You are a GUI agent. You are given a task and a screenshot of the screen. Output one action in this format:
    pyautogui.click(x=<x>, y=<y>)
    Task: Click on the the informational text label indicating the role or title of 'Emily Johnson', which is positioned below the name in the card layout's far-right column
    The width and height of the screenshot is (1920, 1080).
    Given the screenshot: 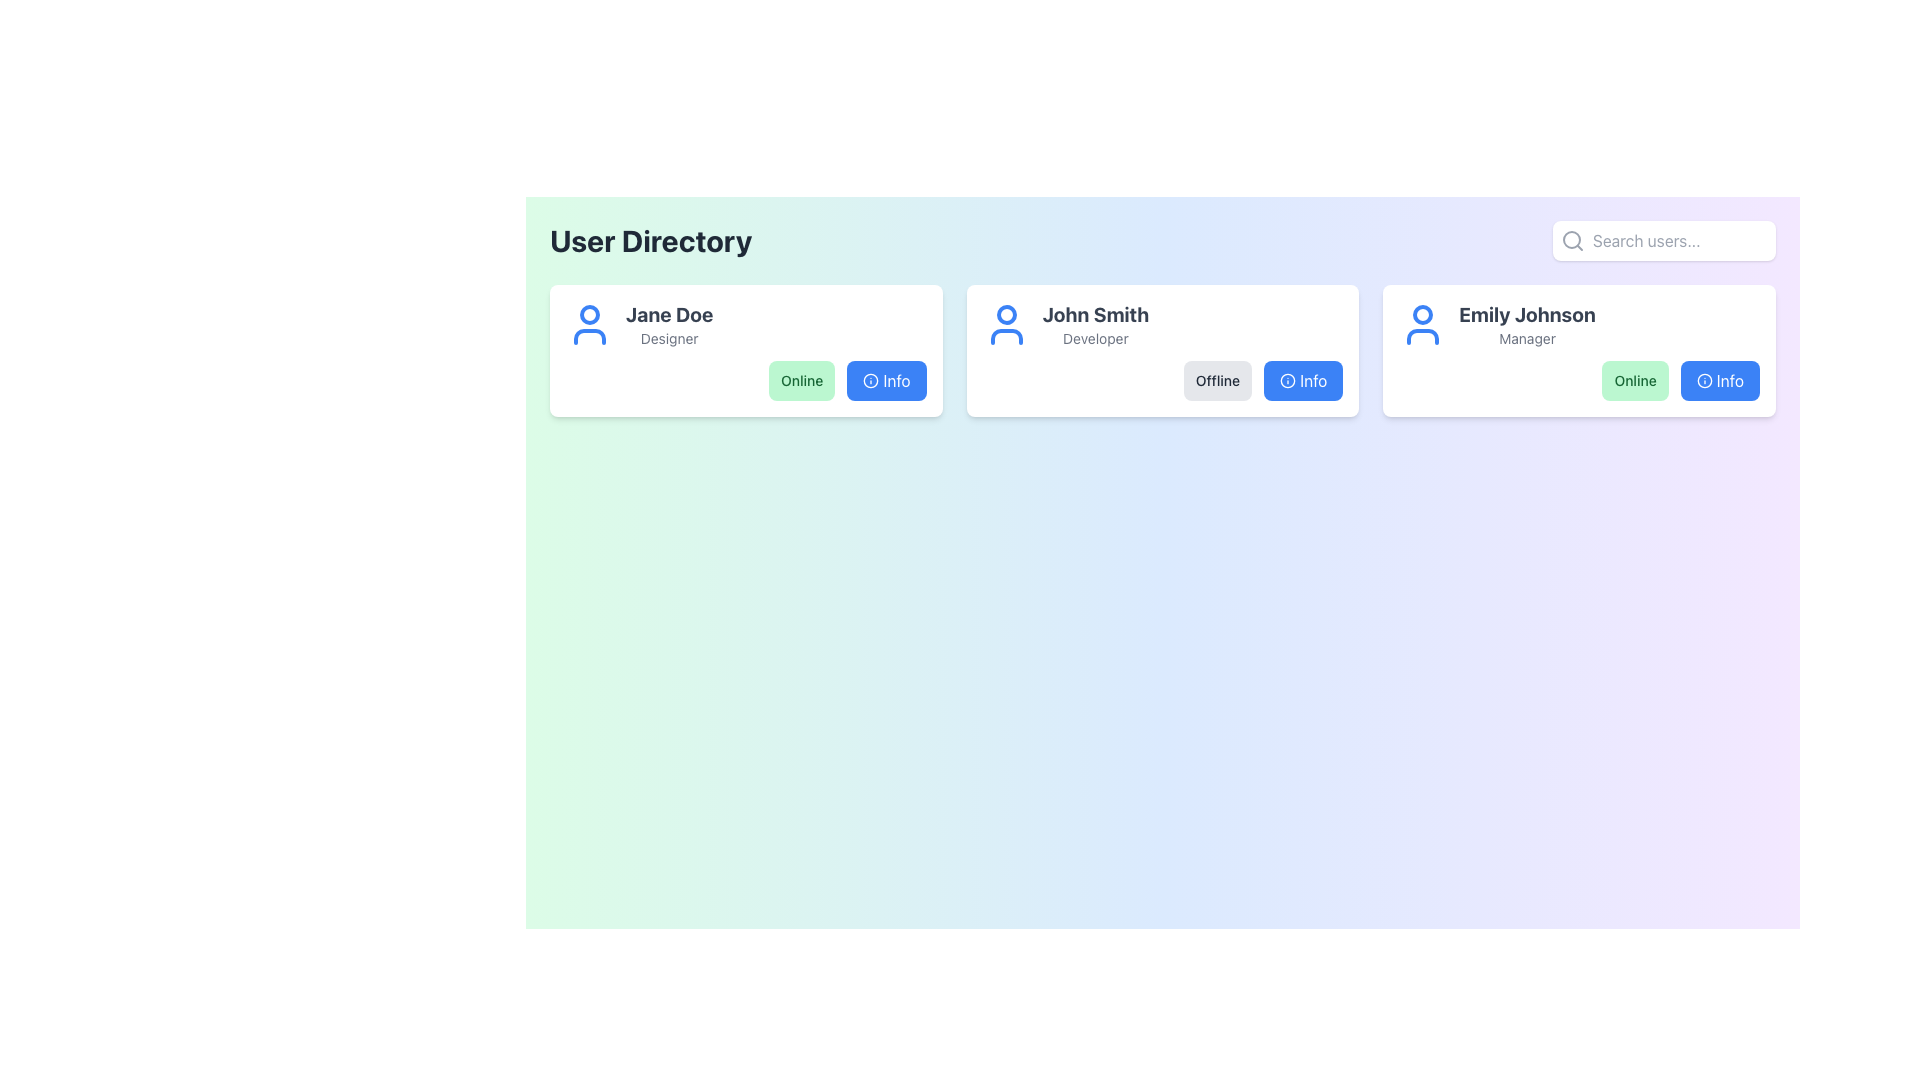 What is the action you would take?
    pyautogui.click(x=1526, y=338)
    